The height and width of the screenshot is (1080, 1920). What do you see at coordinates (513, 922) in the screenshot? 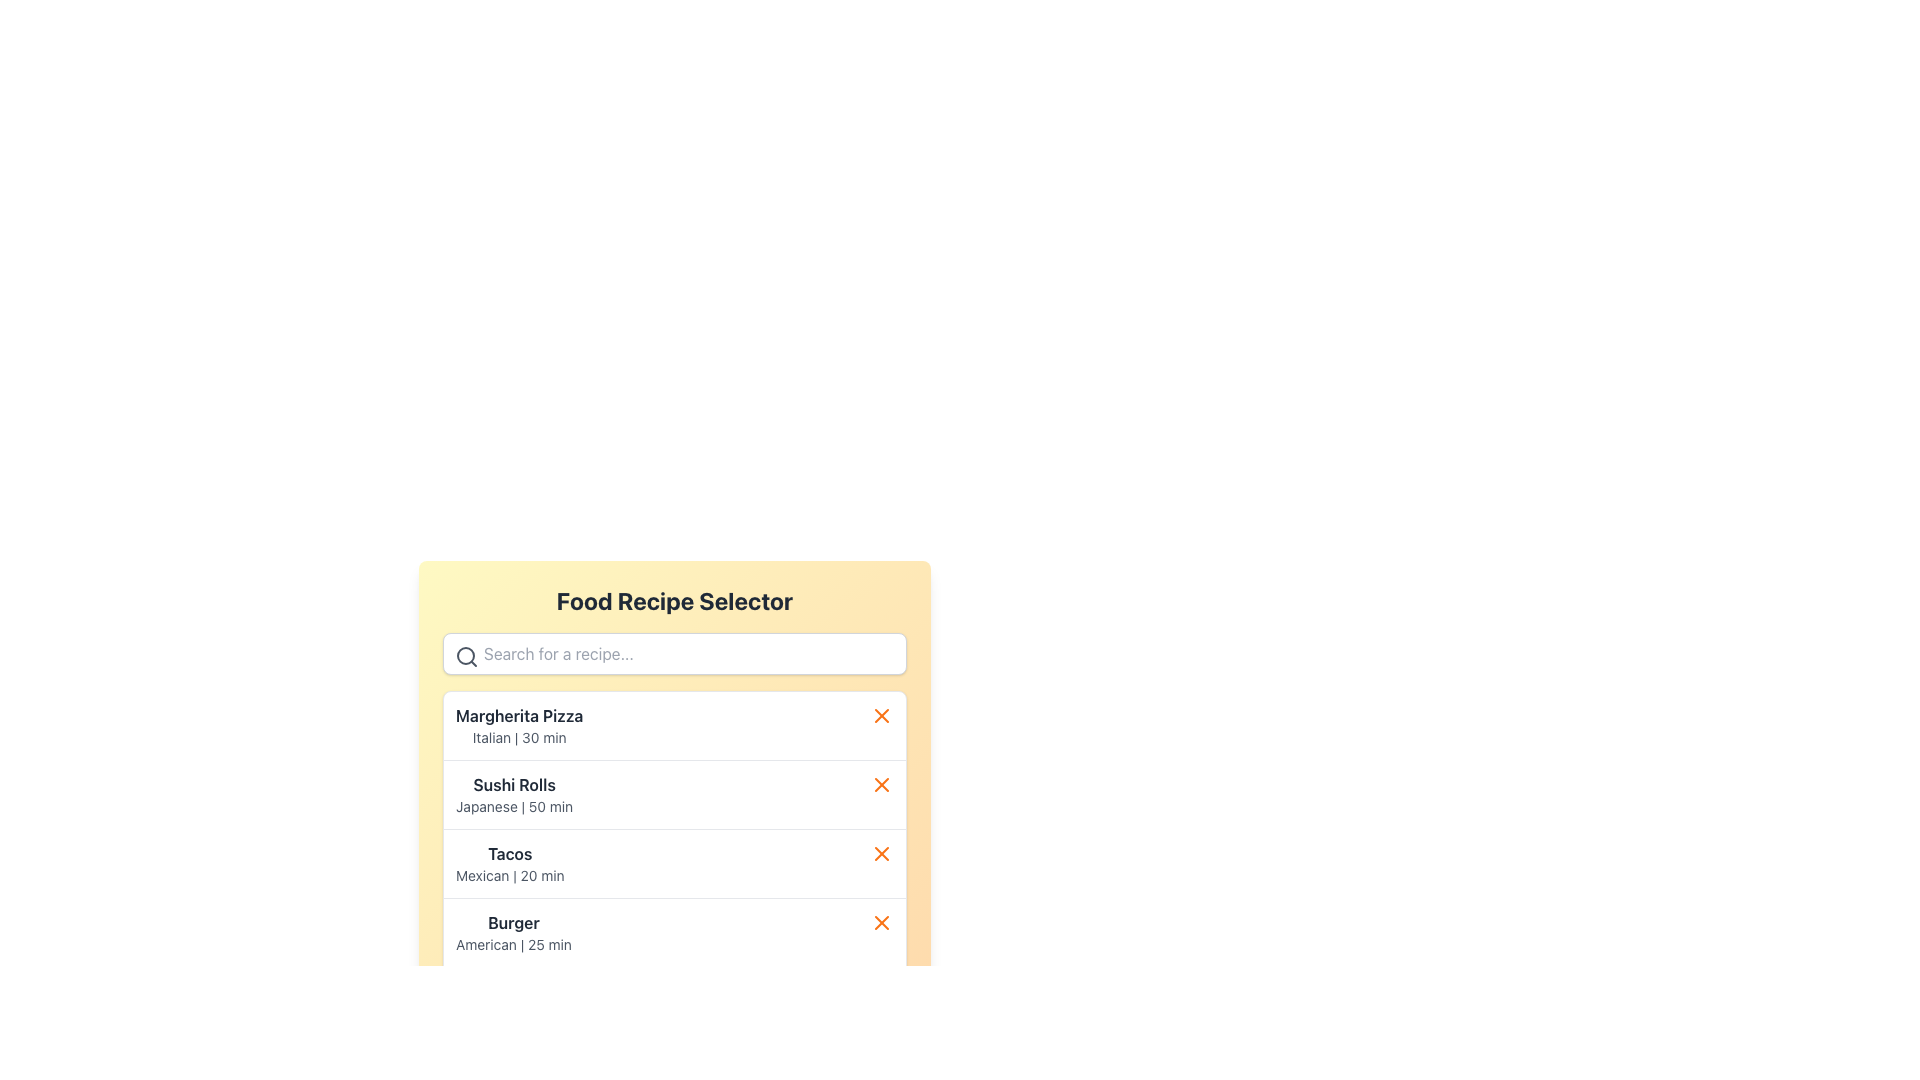
I see `the text label that displays 'Burger', which is the first line of text in the fourth position within a vertical list of selectable options in the 'Food Recipe Selector' section` at bounding box center [513, 922].